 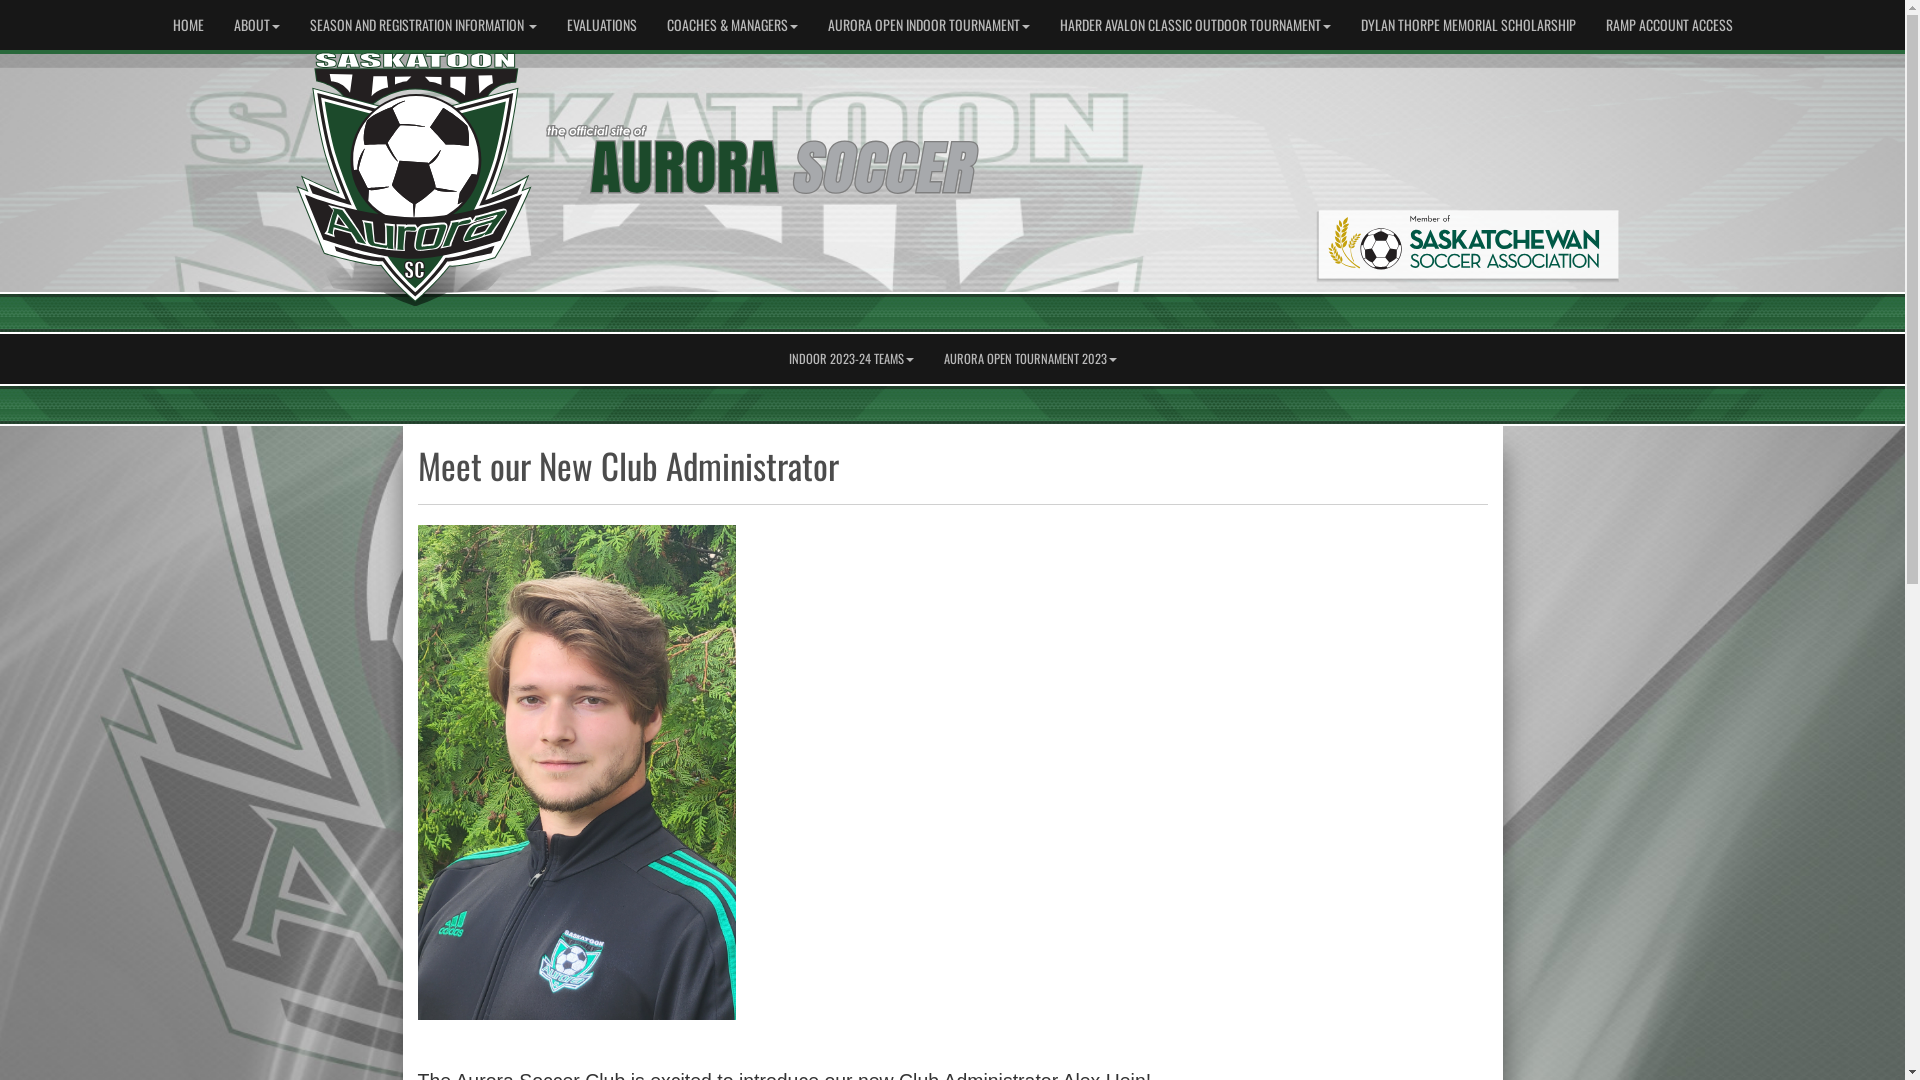 I want to click on 'INDOOR 2023-24 TEAMS', so click(x=851, y=357).